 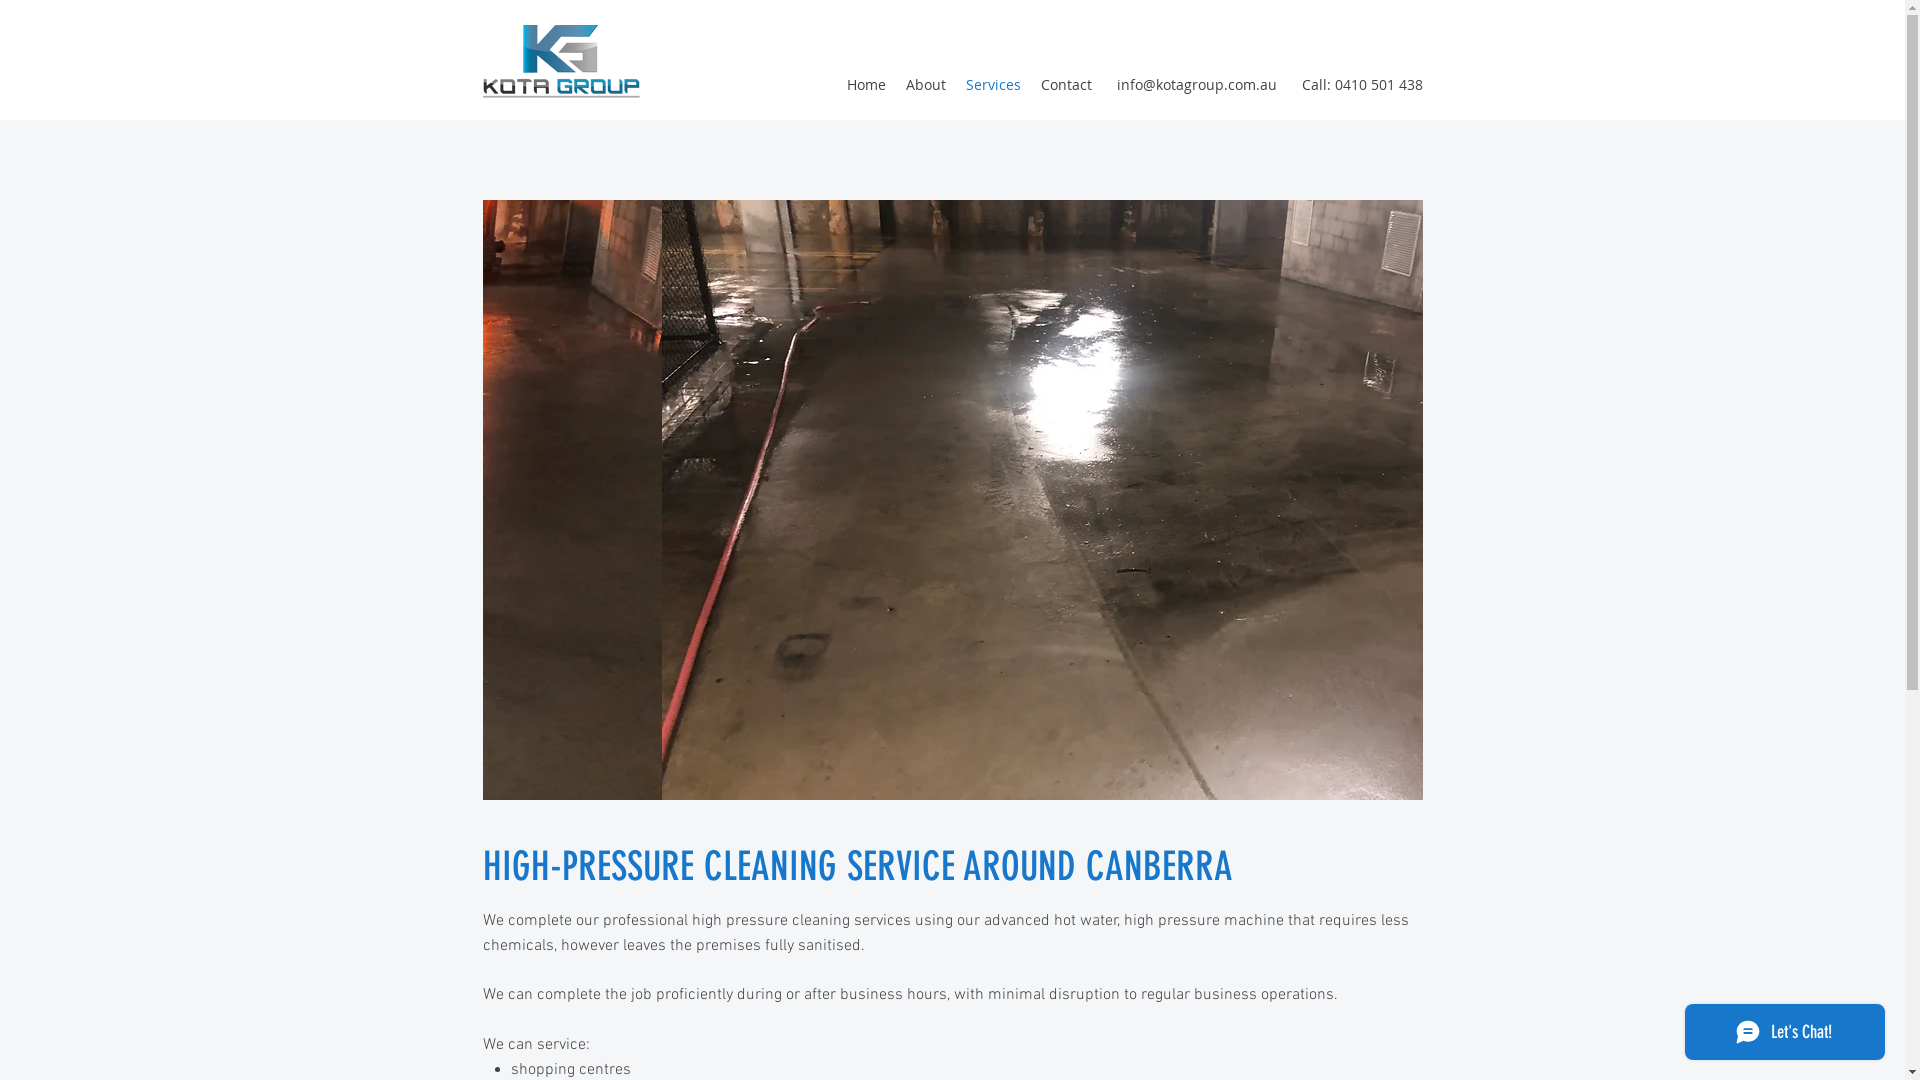 I want to click on 'Contact', so click(x=1064, y=83).